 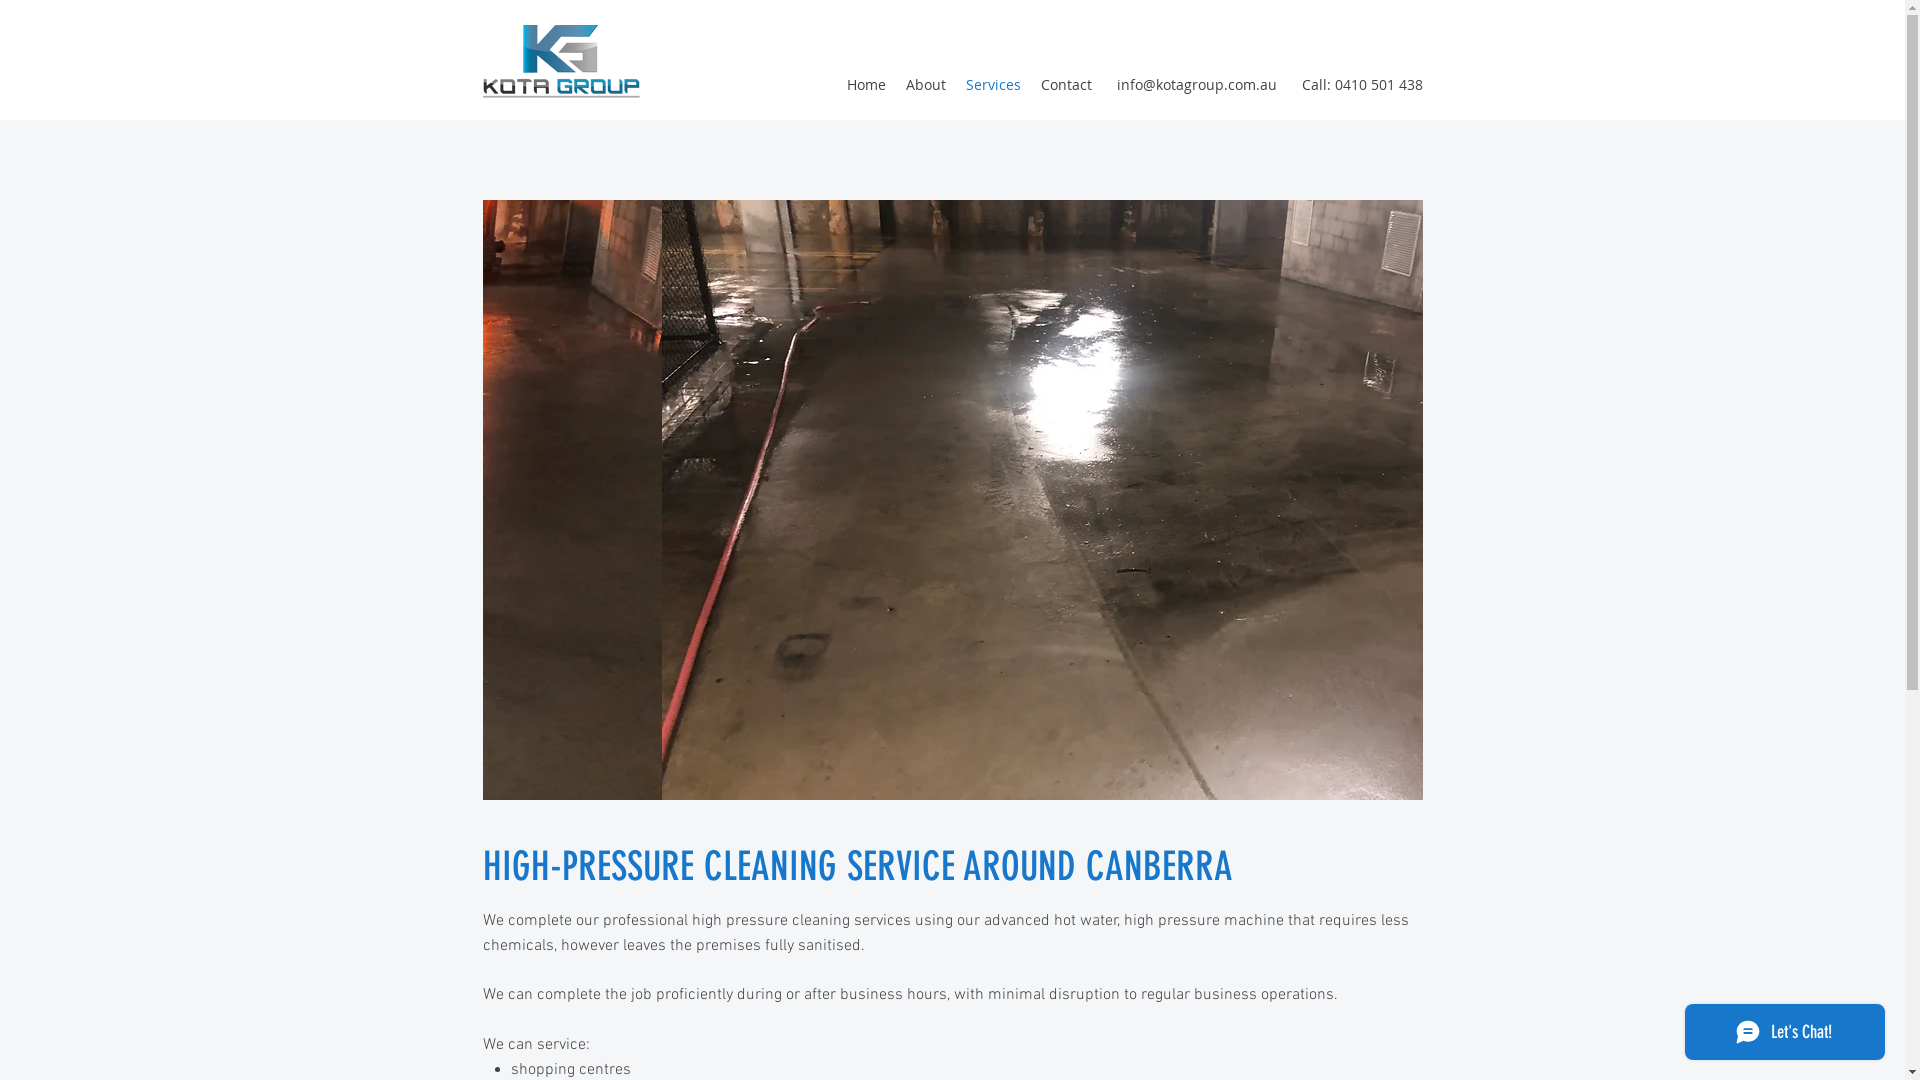 I want to click on 'Contact', so click(x=1064, y=83).